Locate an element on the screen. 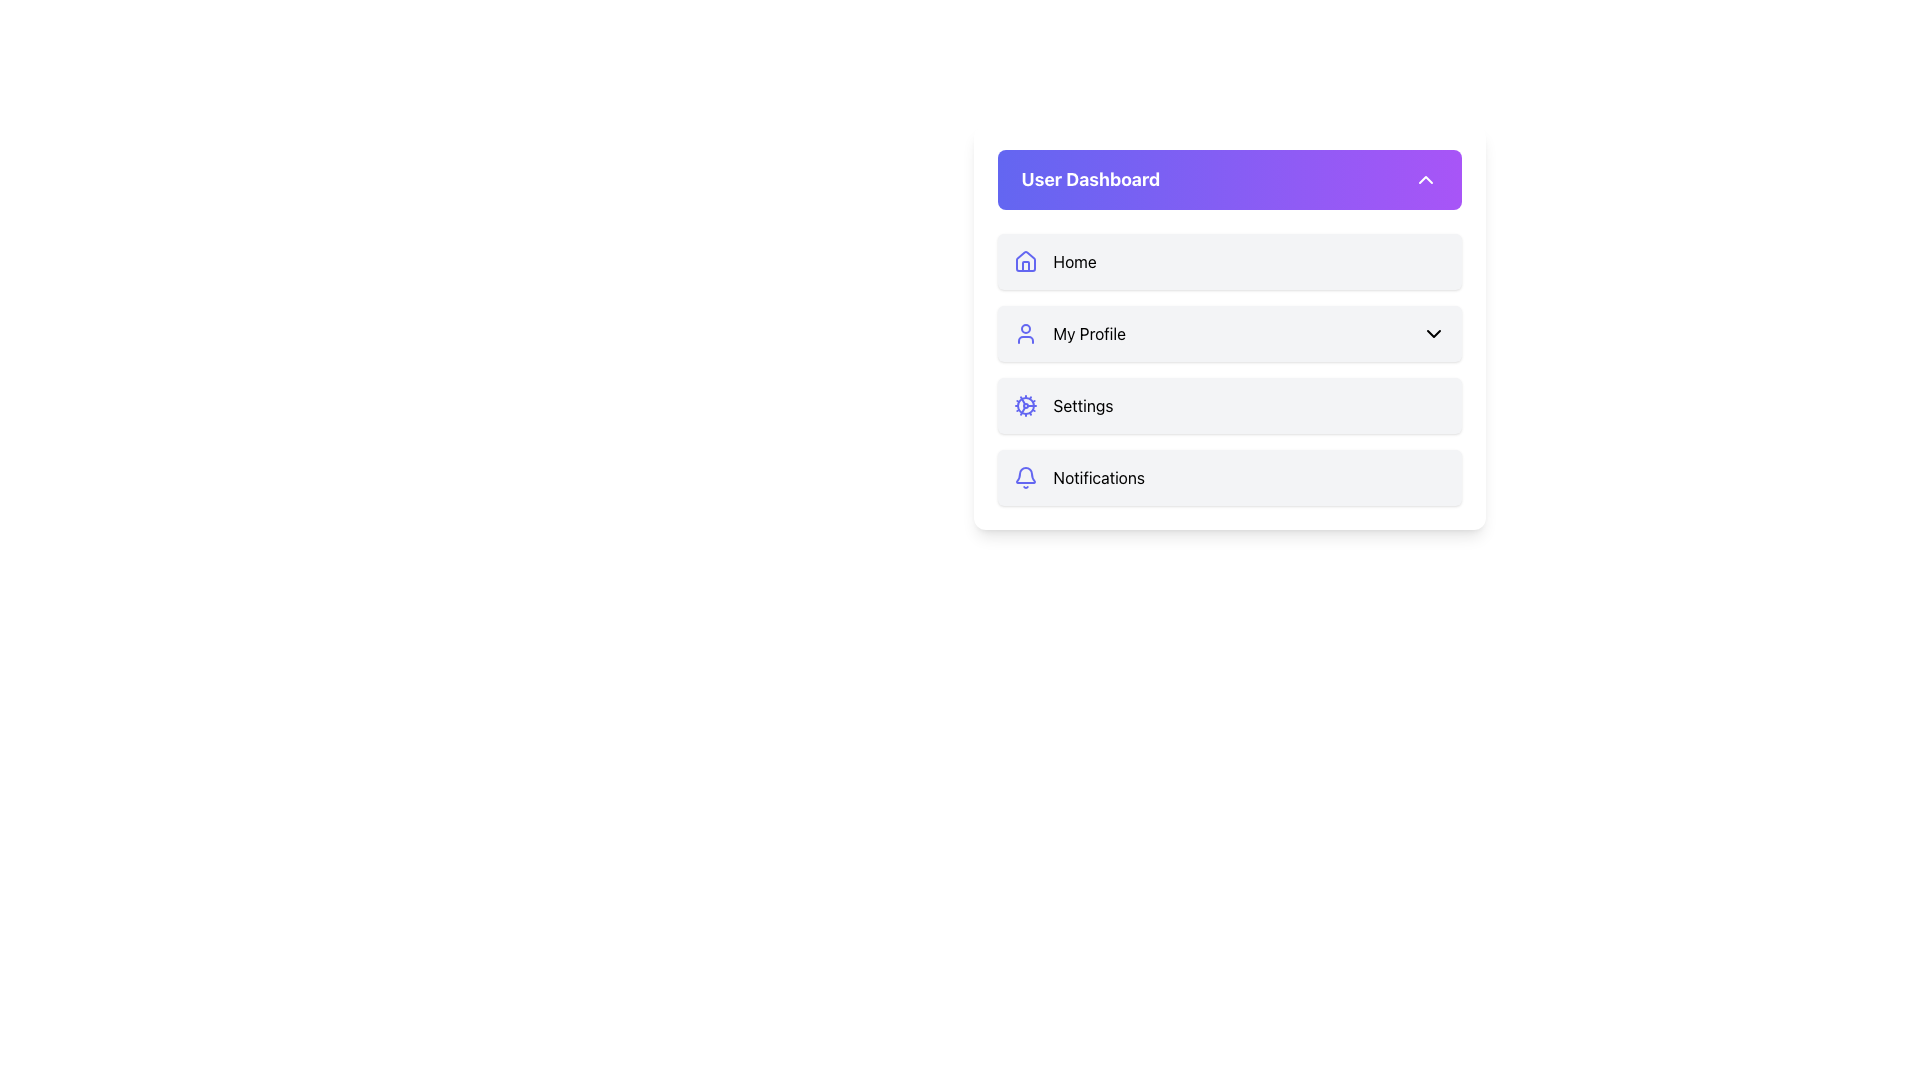  the 'Settings' button, which is the third item in the list within the 'User Dashboard' component, located below 'My Profile' and above 'Notifications' is located at coordinates (1228, 370).